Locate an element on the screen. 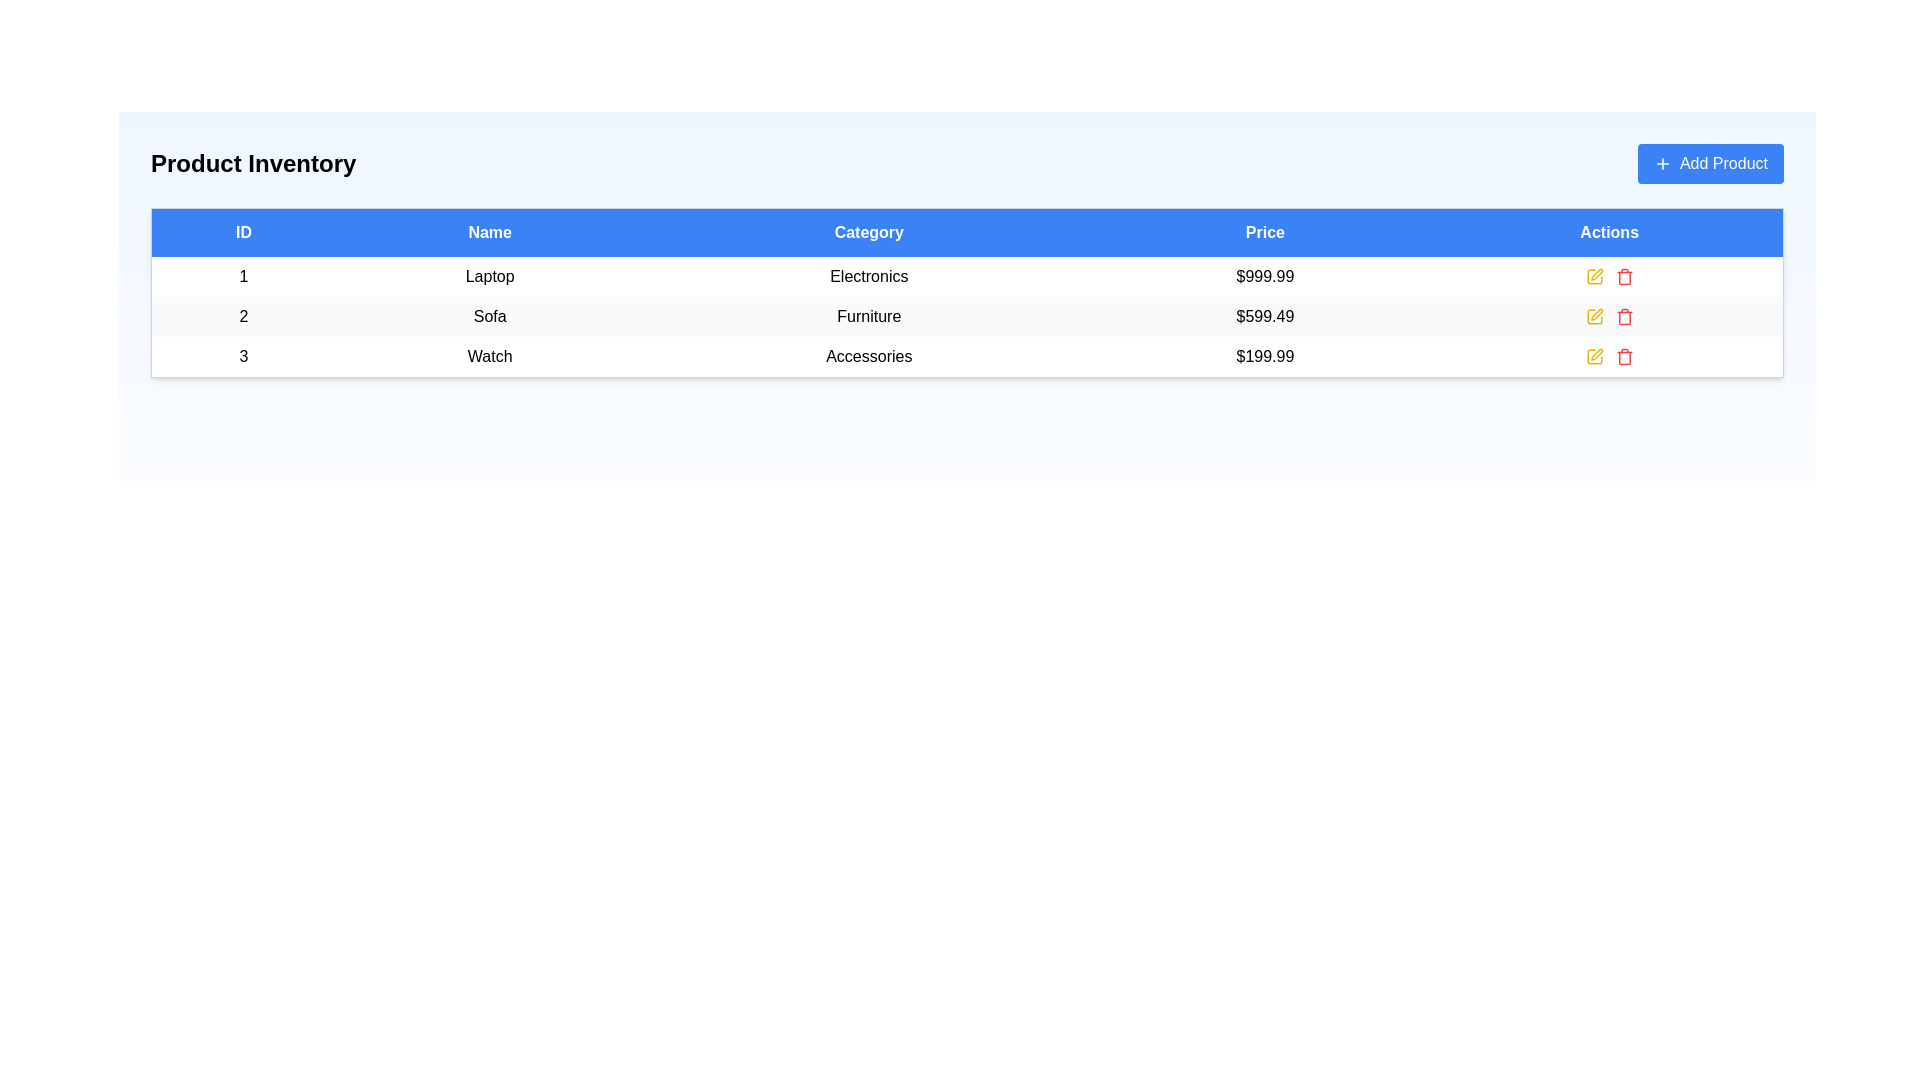 The width and height of the screenshot is (1920, 1080). the icon button resembling a pen or pencil in the Actions column, located in the second row associated with the item 'Sofa' is located at coordinates (1595, 314).